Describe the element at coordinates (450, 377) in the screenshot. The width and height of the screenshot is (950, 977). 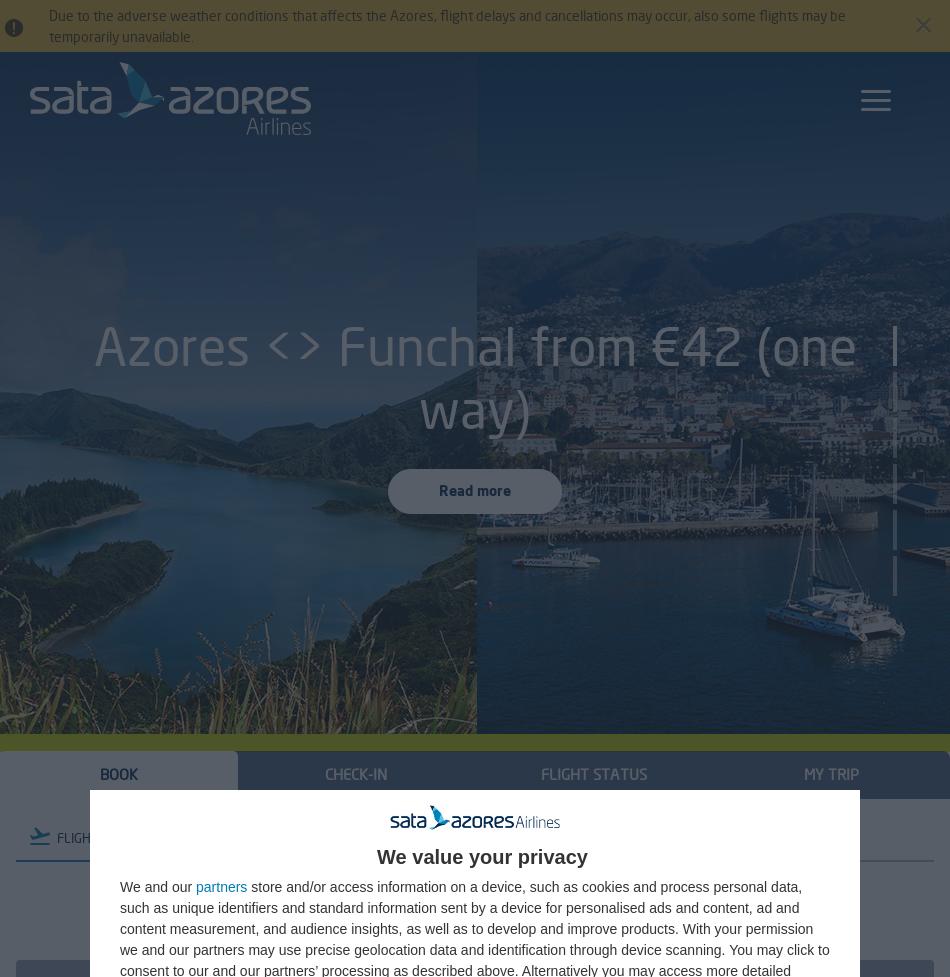
I see `'Azores <> Funchal from €42 (one way)'` at that location.